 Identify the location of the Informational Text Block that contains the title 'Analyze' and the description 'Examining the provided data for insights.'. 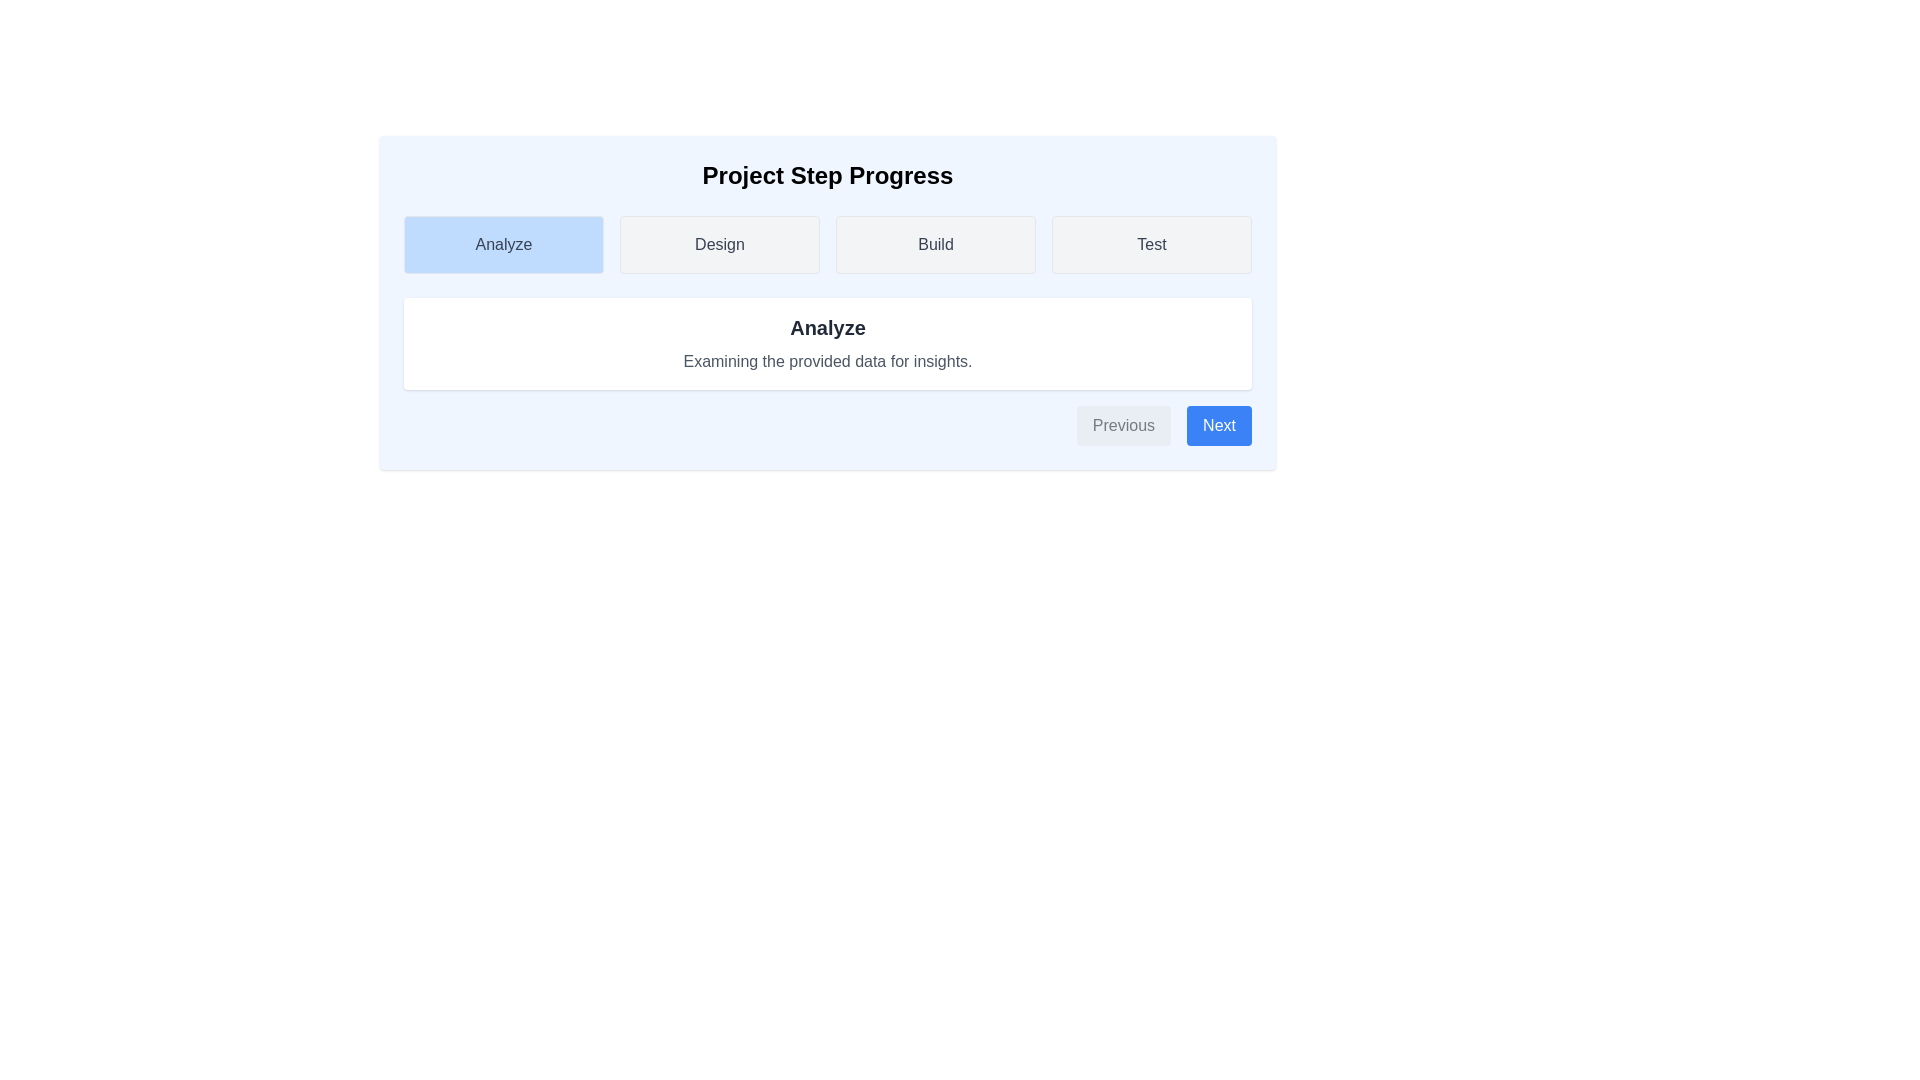
(828, 342).